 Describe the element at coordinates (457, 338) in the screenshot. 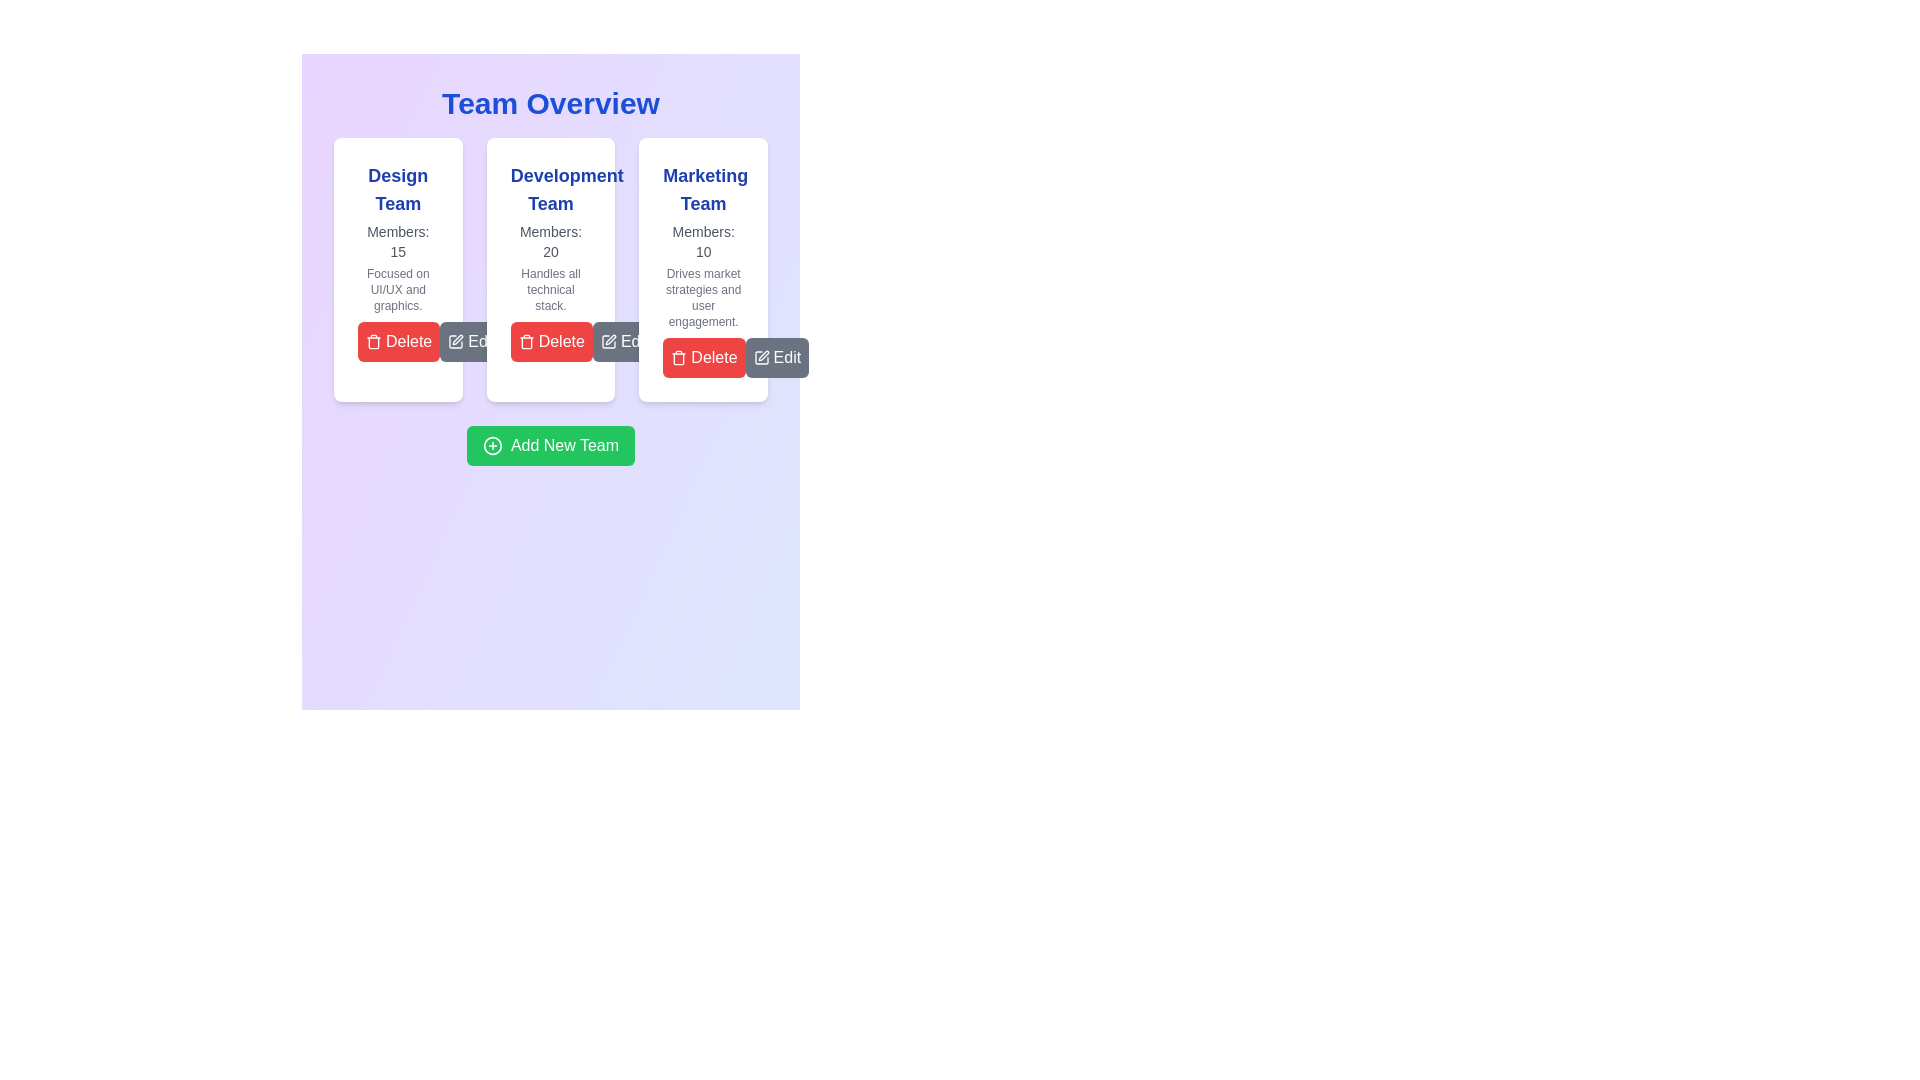

I see `the pen icon within the 'Edit' button group of the middle card labeled 'Development Team'` at that location.